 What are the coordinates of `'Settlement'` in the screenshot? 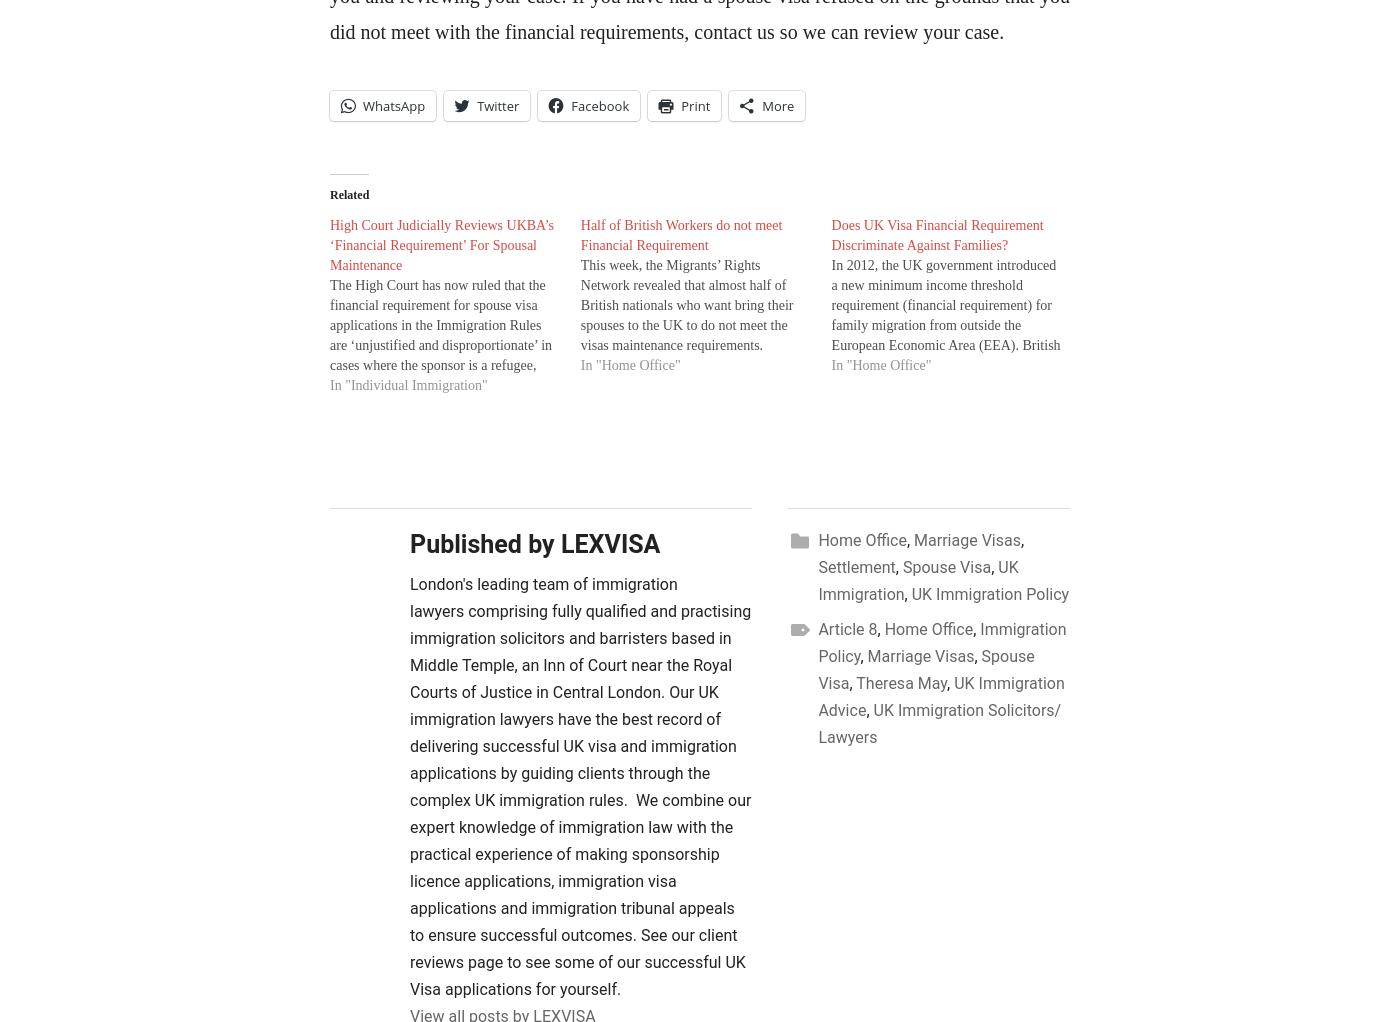 It's located at (856, 567).